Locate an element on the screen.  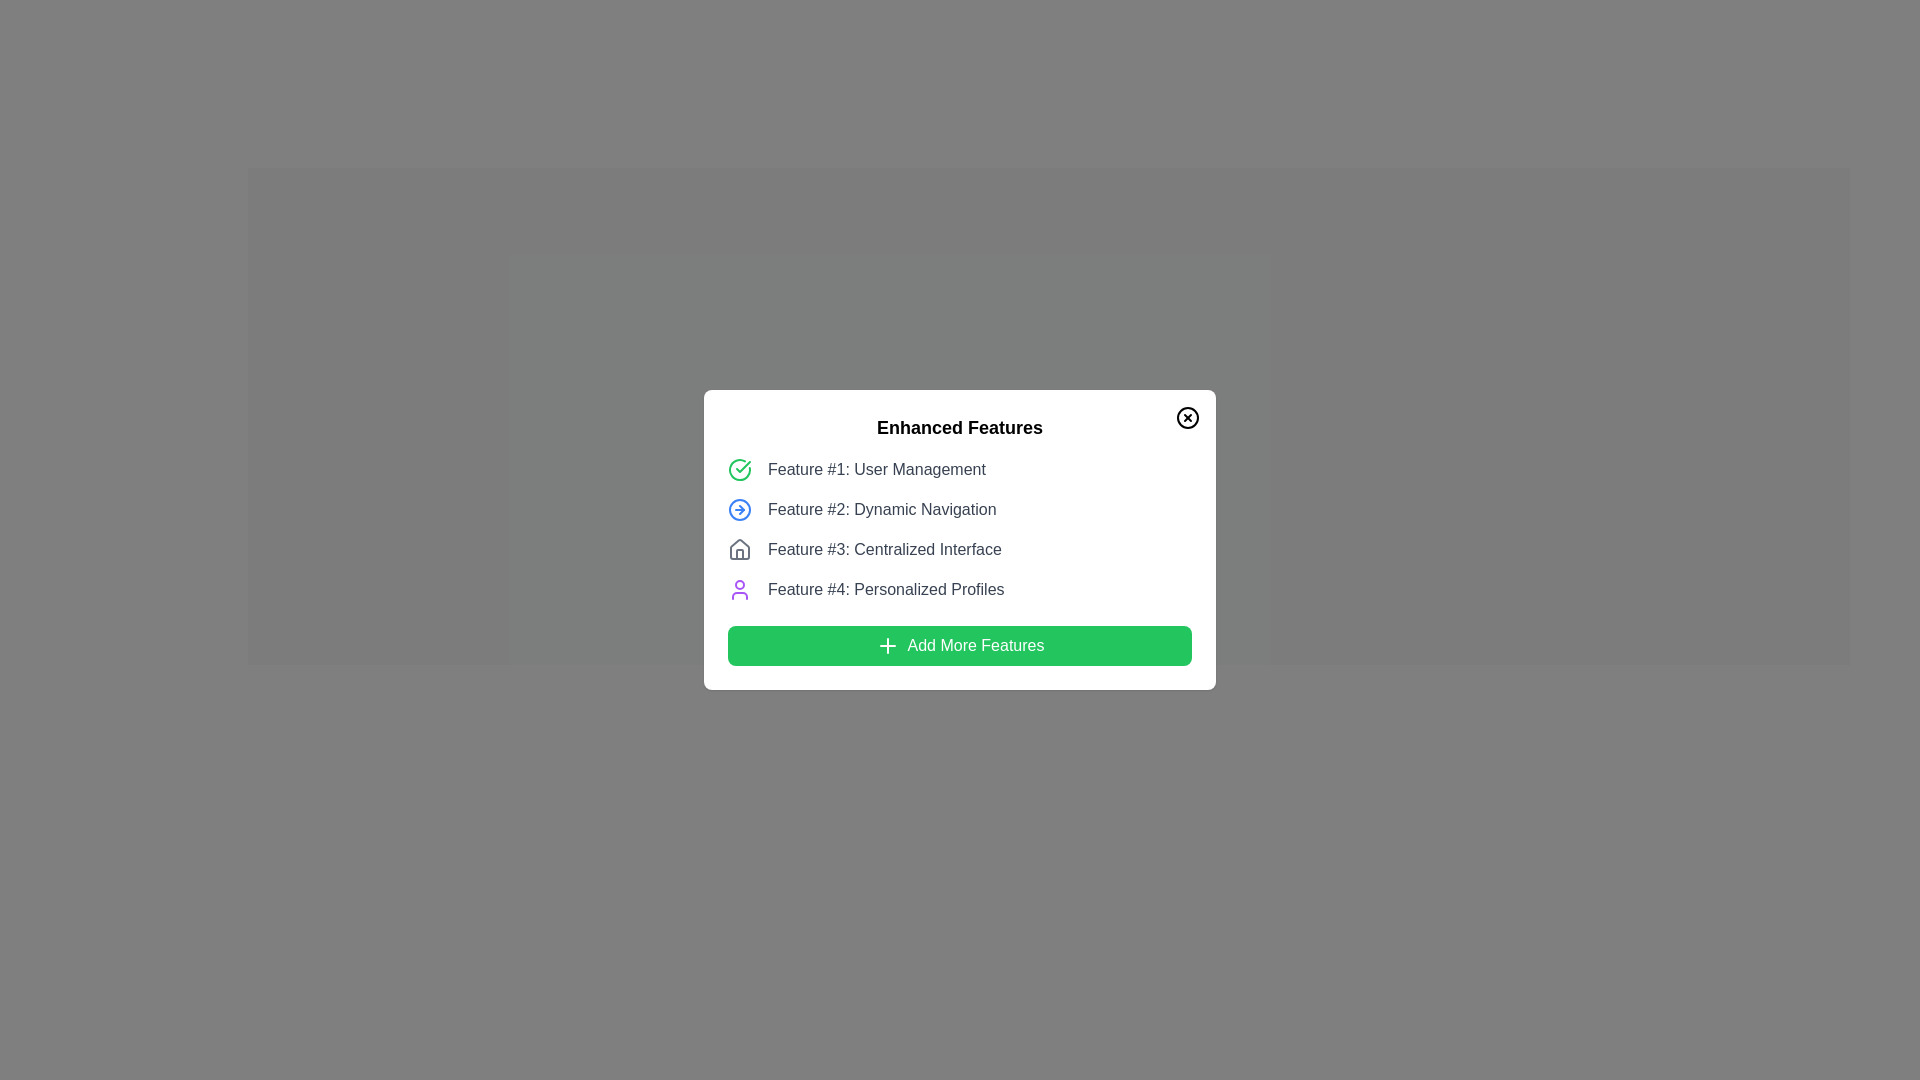
the circular close button with an 'X' icon located in the top-right corner of the 'Enhanced Features' modal is located at coordinates (1188, 416).